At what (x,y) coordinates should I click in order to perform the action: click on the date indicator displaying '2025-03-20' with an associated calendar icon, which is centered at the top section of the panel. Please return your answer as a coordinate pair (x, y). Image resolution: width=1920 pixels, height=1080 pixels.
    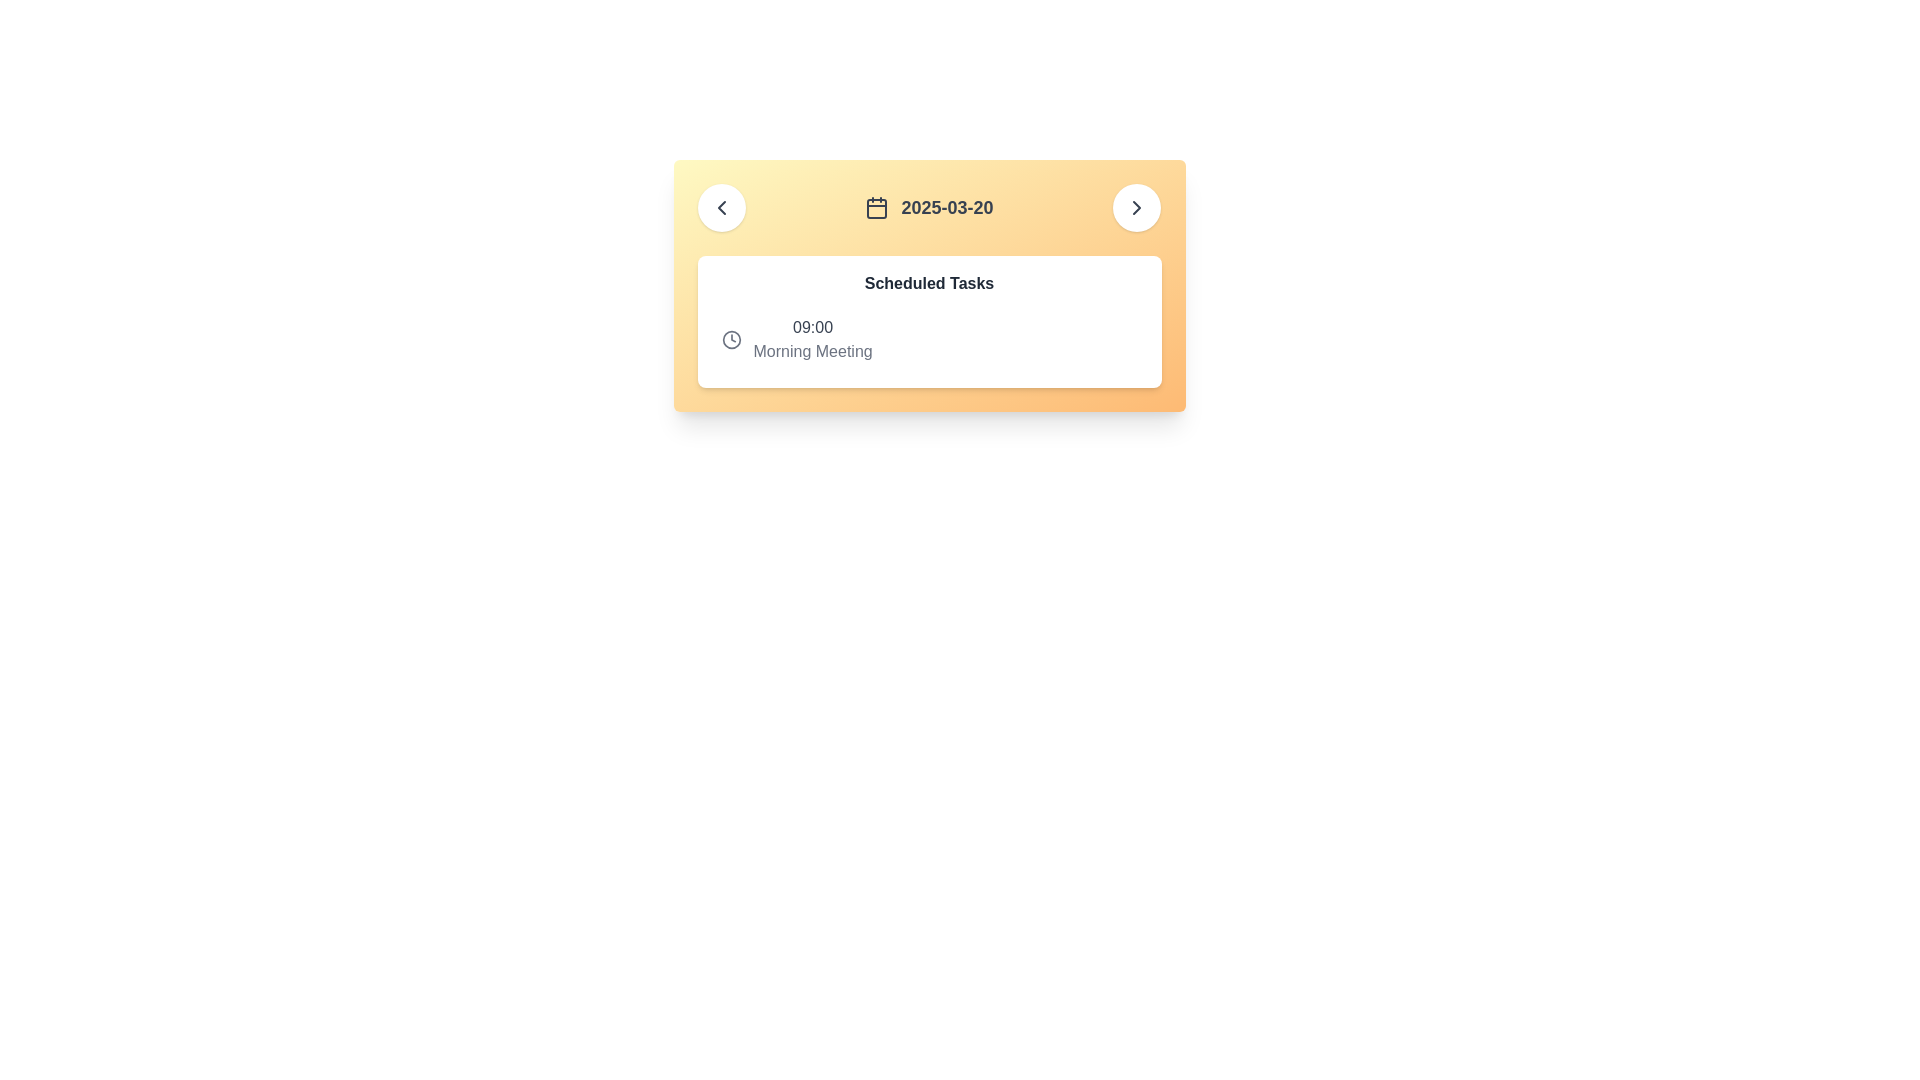
    Looking at the image, I should click on (928, 208).